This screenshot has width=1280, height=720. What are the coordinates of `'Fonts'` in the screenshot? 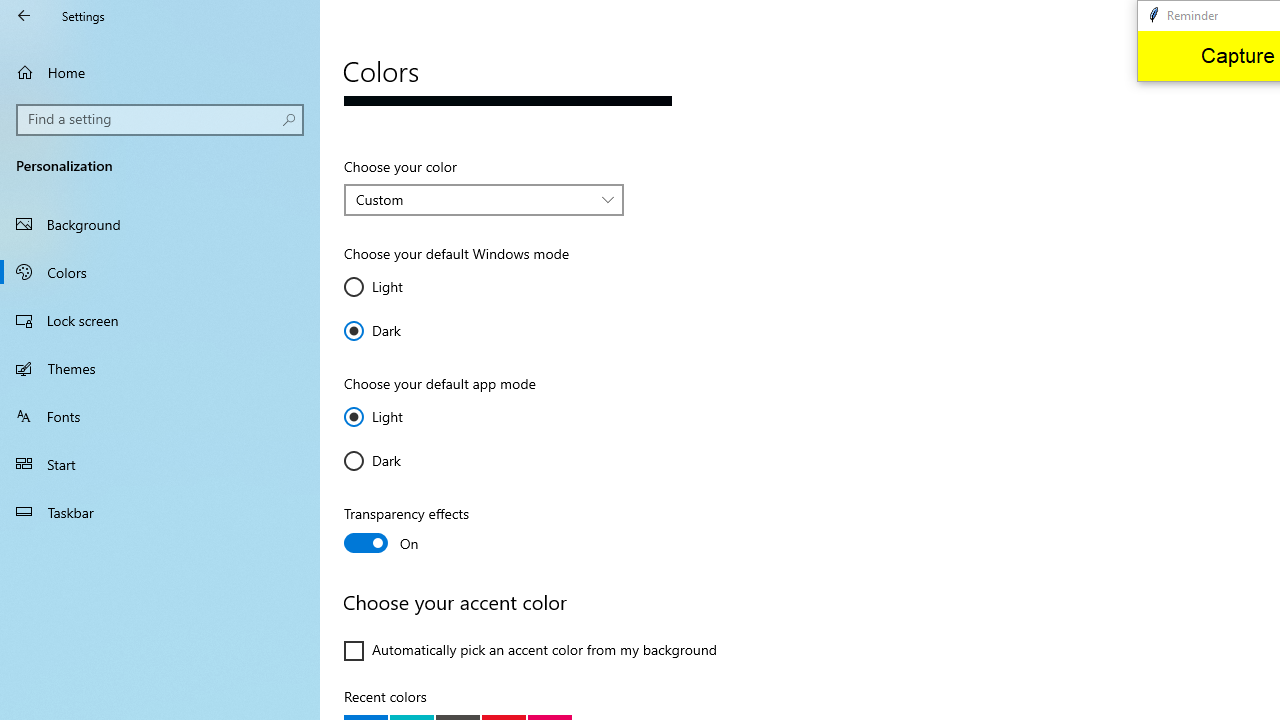 It's located at (160, 414).